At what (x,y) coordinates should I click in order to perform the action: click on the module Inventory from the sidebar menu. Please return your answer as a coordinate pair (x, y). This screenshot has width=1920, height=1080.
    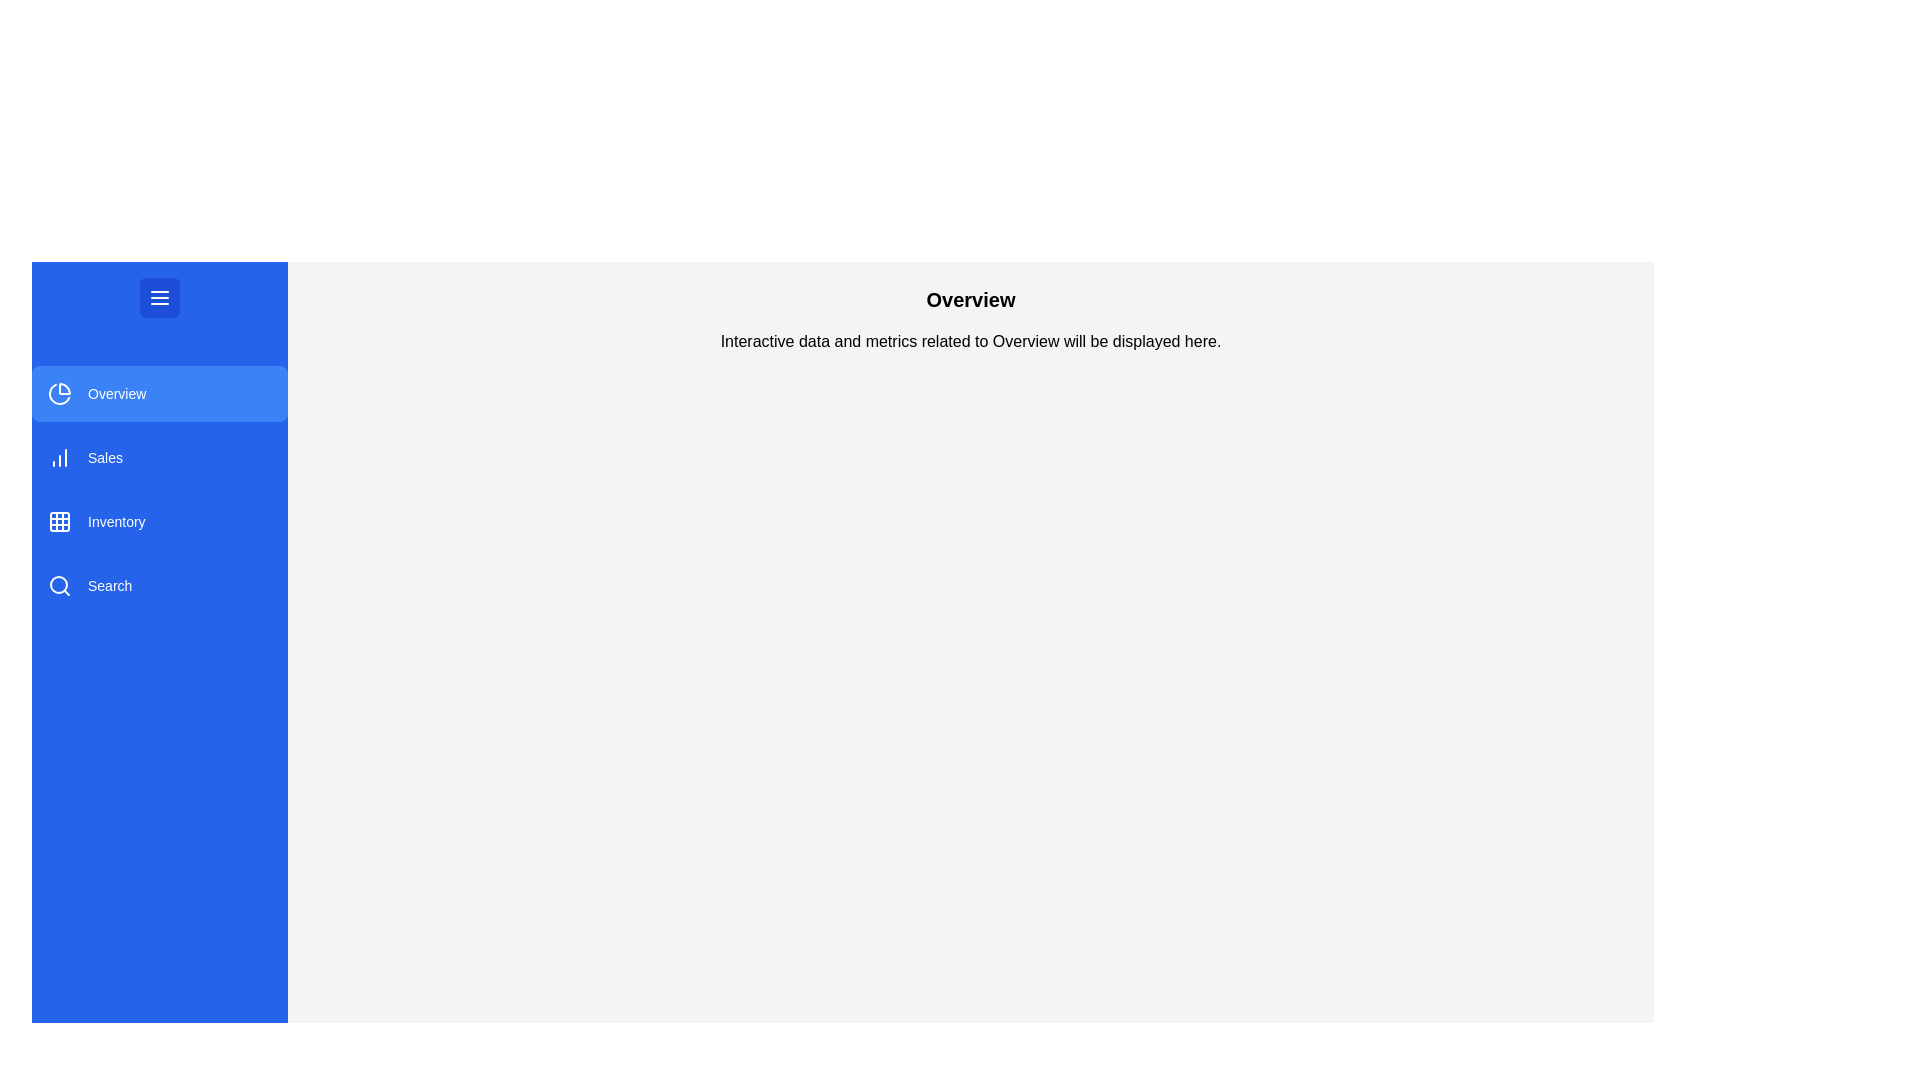
    Looking at the image, I should click on (158, 520).